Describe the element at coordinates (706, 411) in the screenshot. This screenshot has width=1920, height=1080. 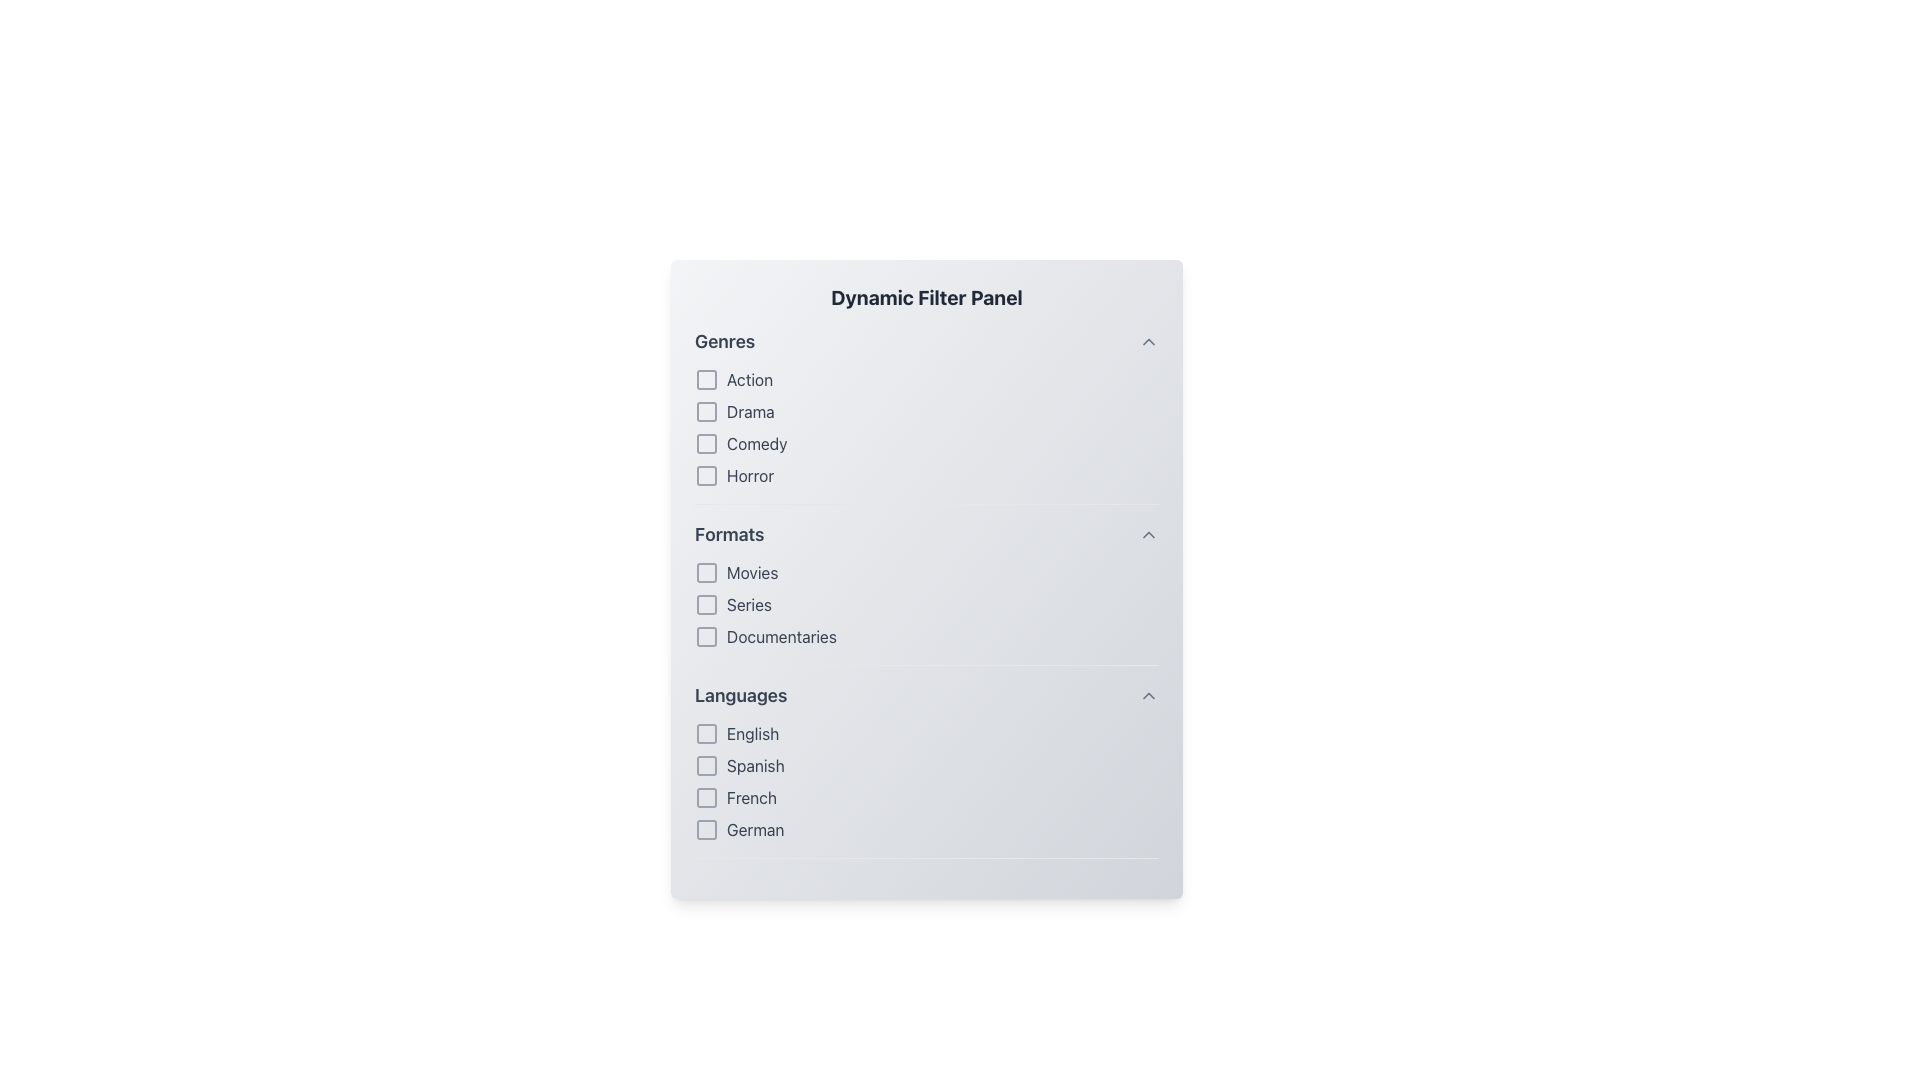
I see `the second checkbox under the 'Genres' section of the 'Dynamic Filter Panel'` at that location.